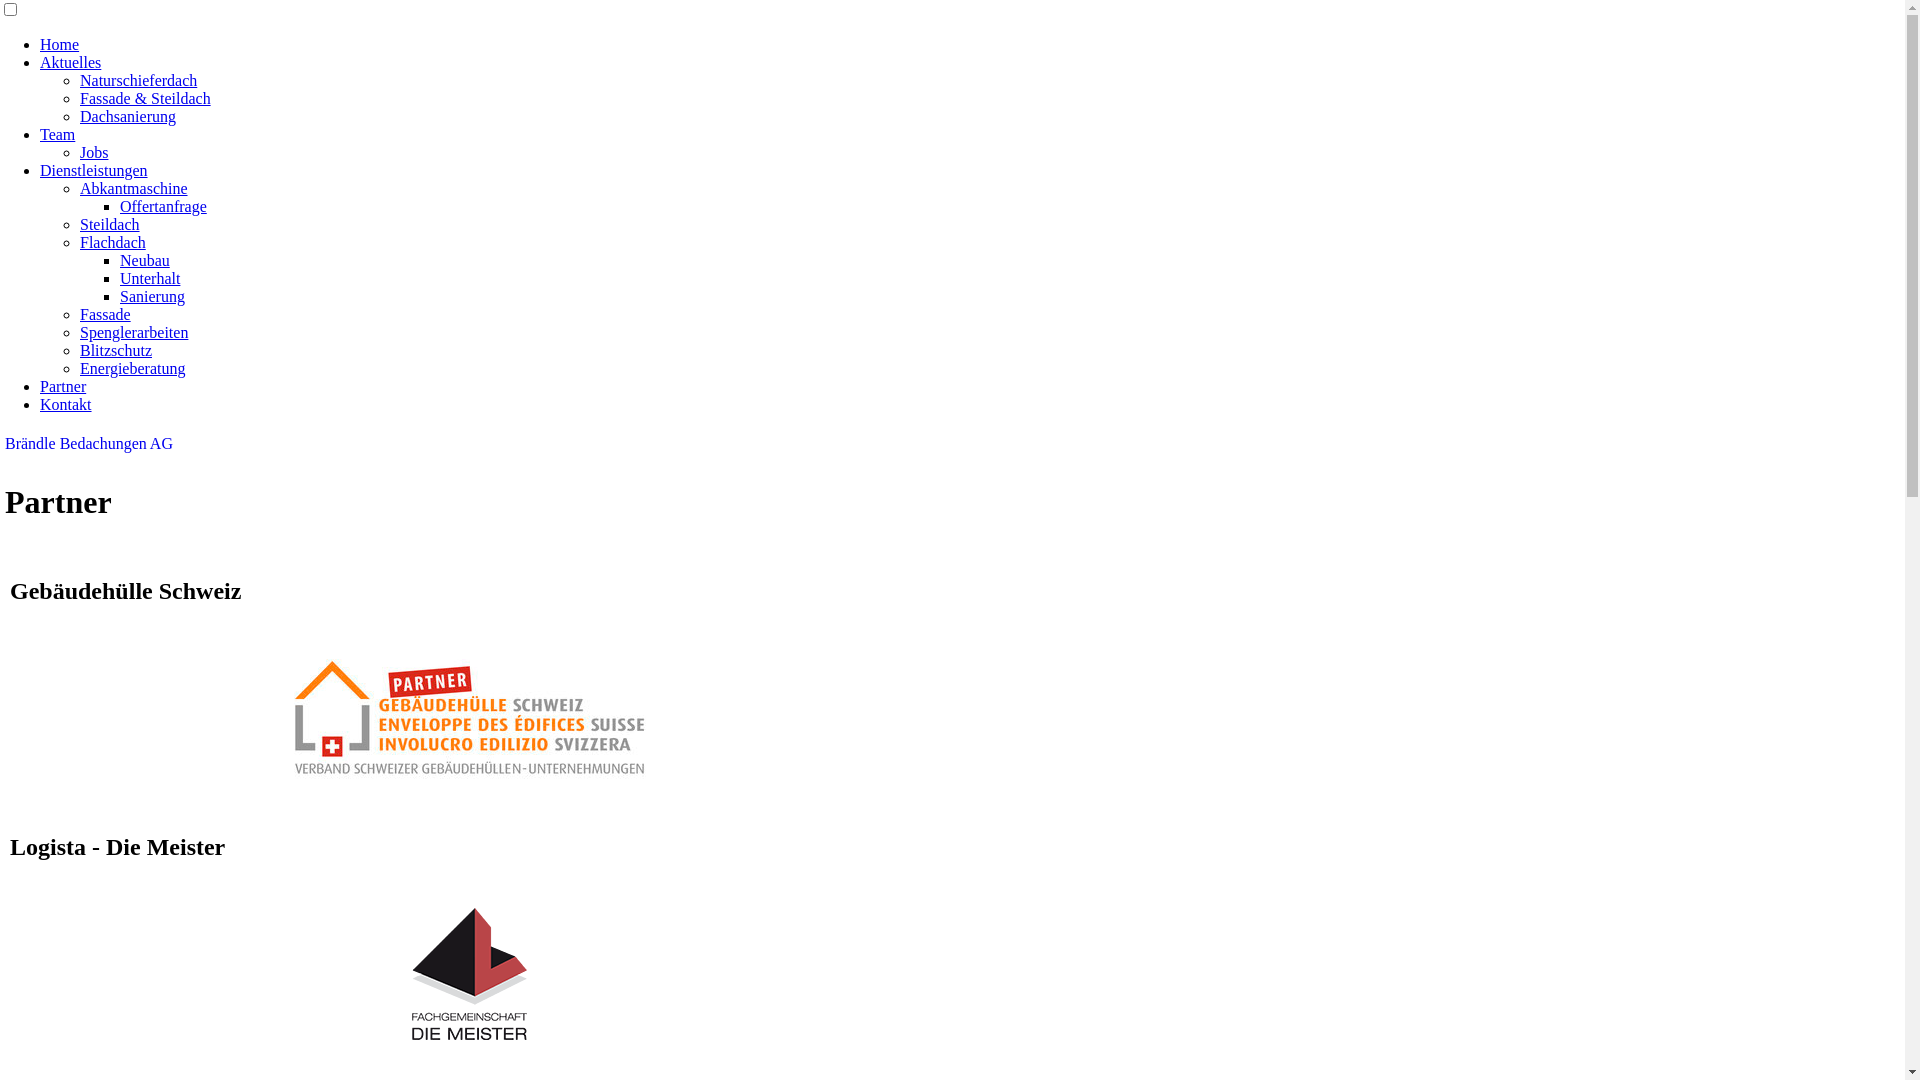 The width and height of the screenshot is (1920, 1080). I want to click on 'Naturschieferdach', so click(137, 79).